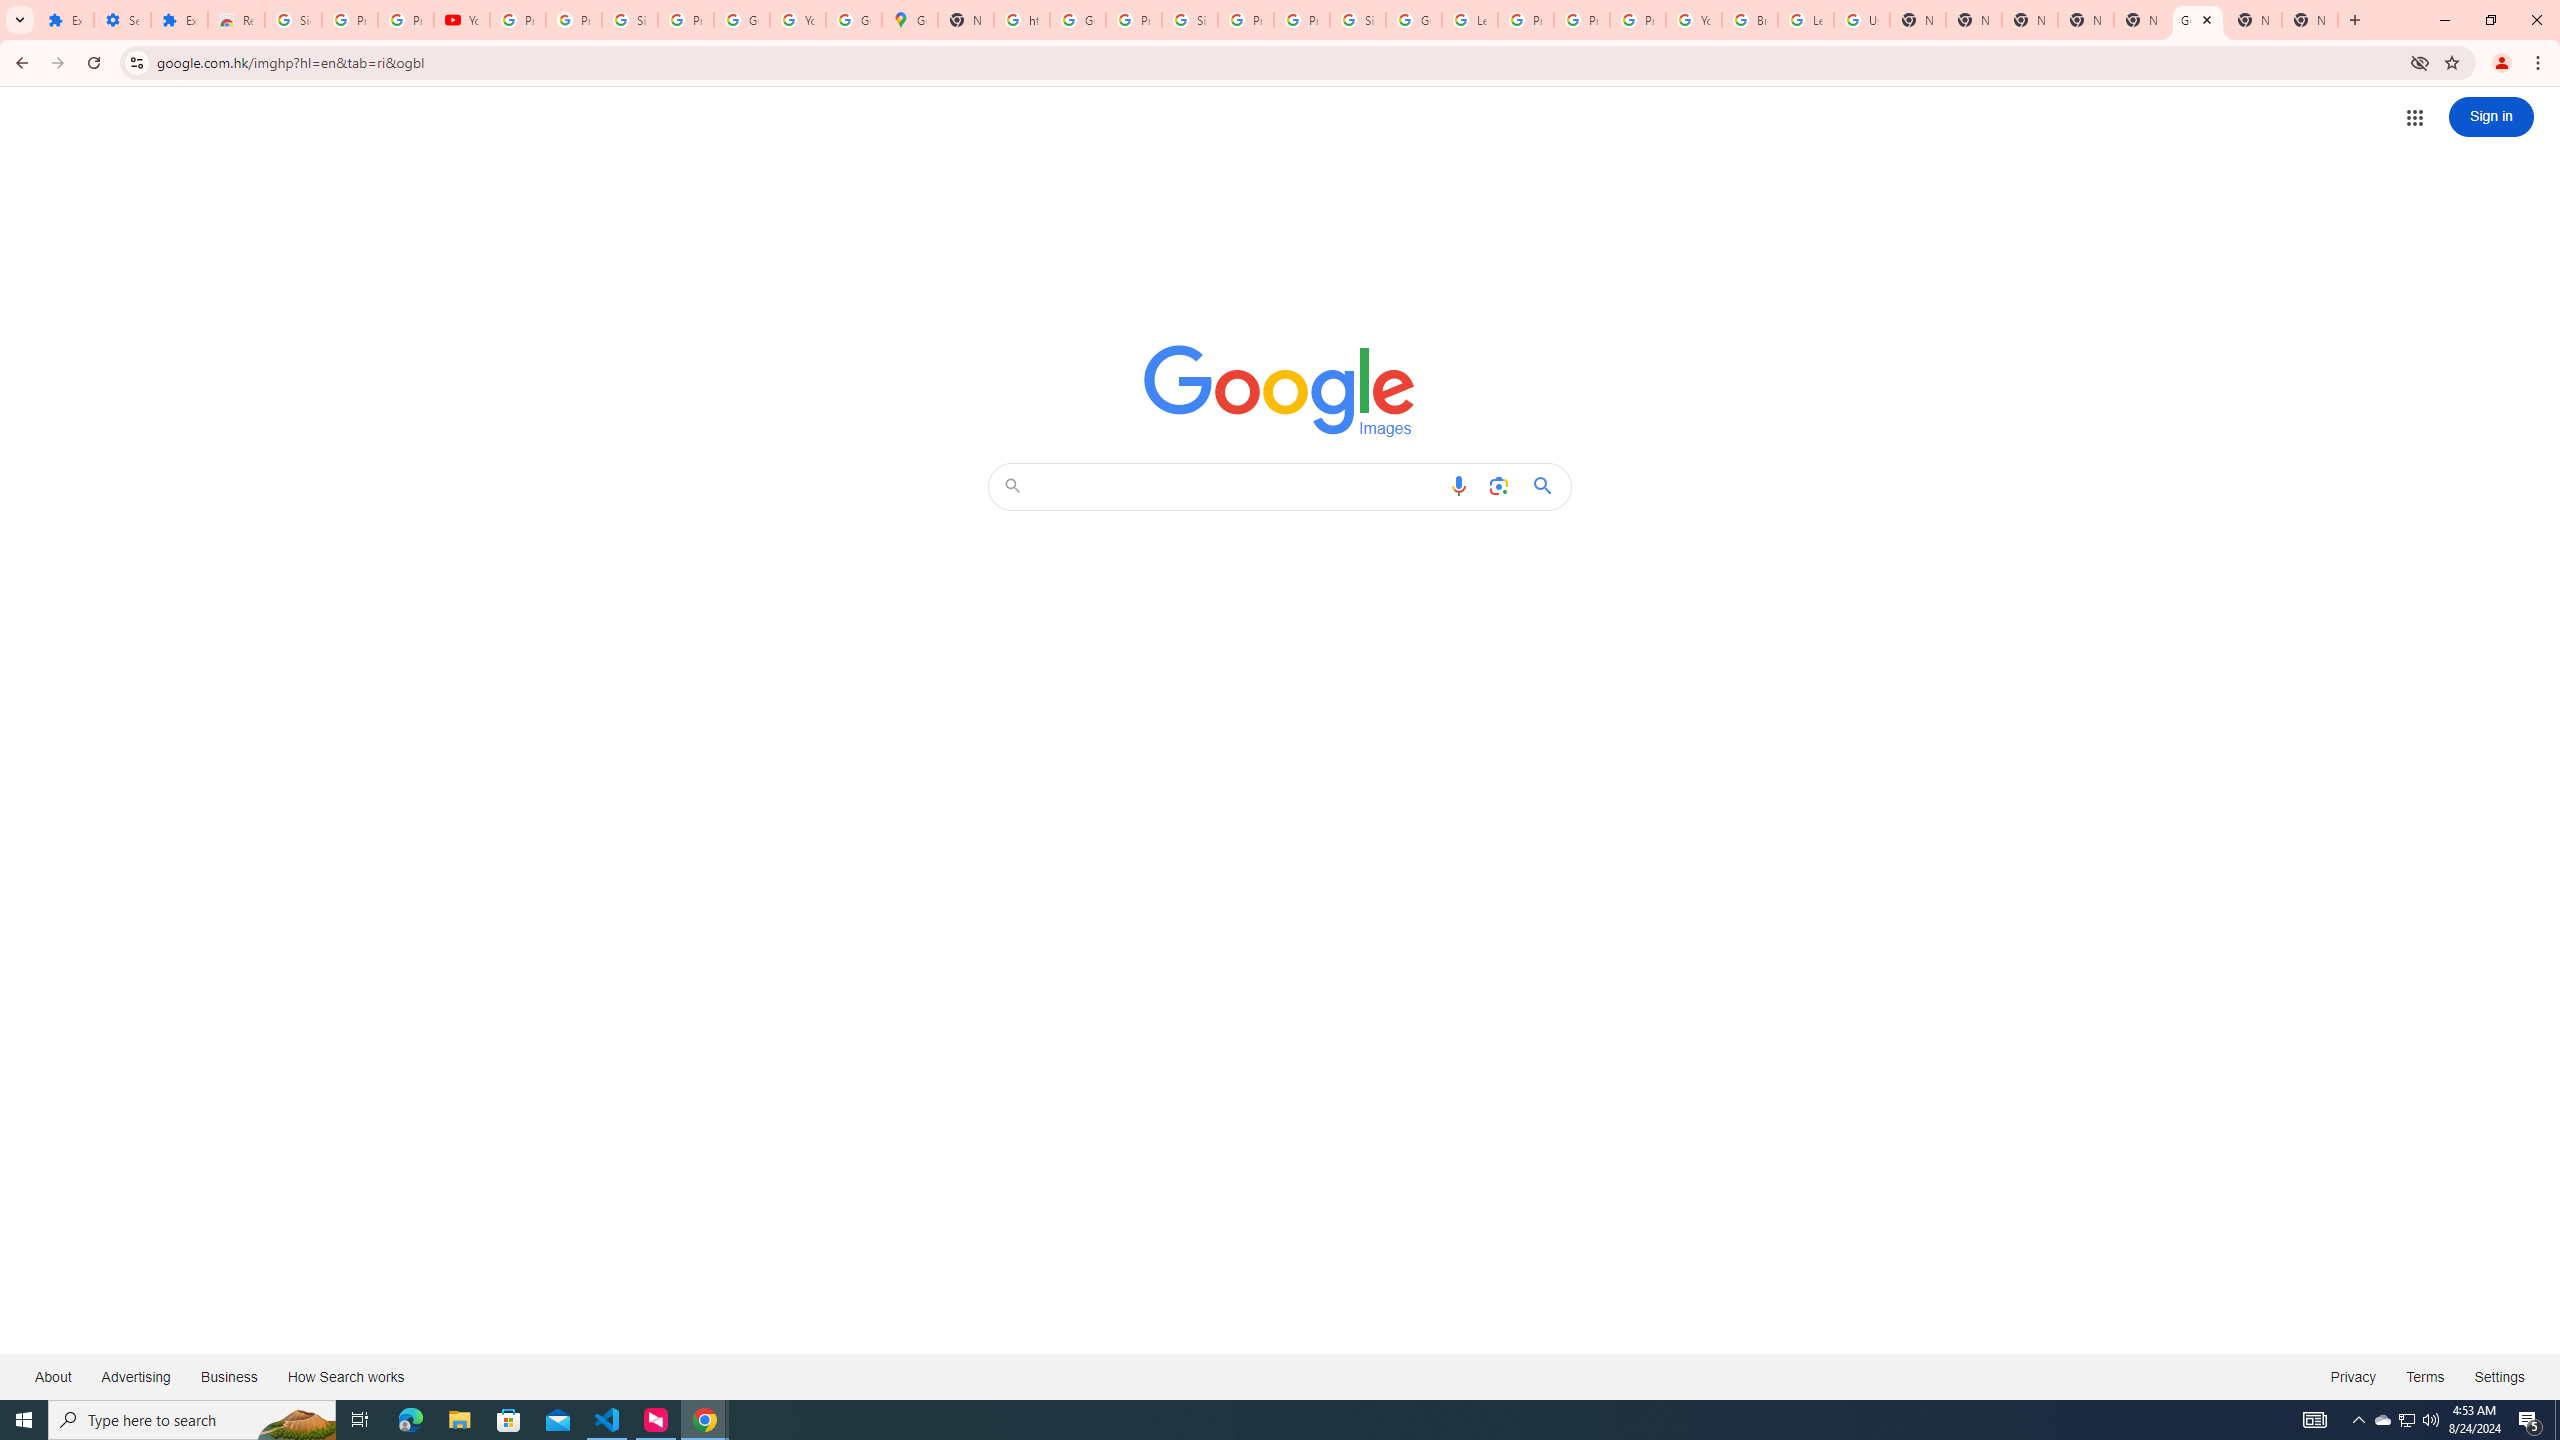 The width and height of the screenshot is (2560, 1440). Describe the element at coordinates (135, 1375) in the screenshot. I see `'Advertising'` at that location.